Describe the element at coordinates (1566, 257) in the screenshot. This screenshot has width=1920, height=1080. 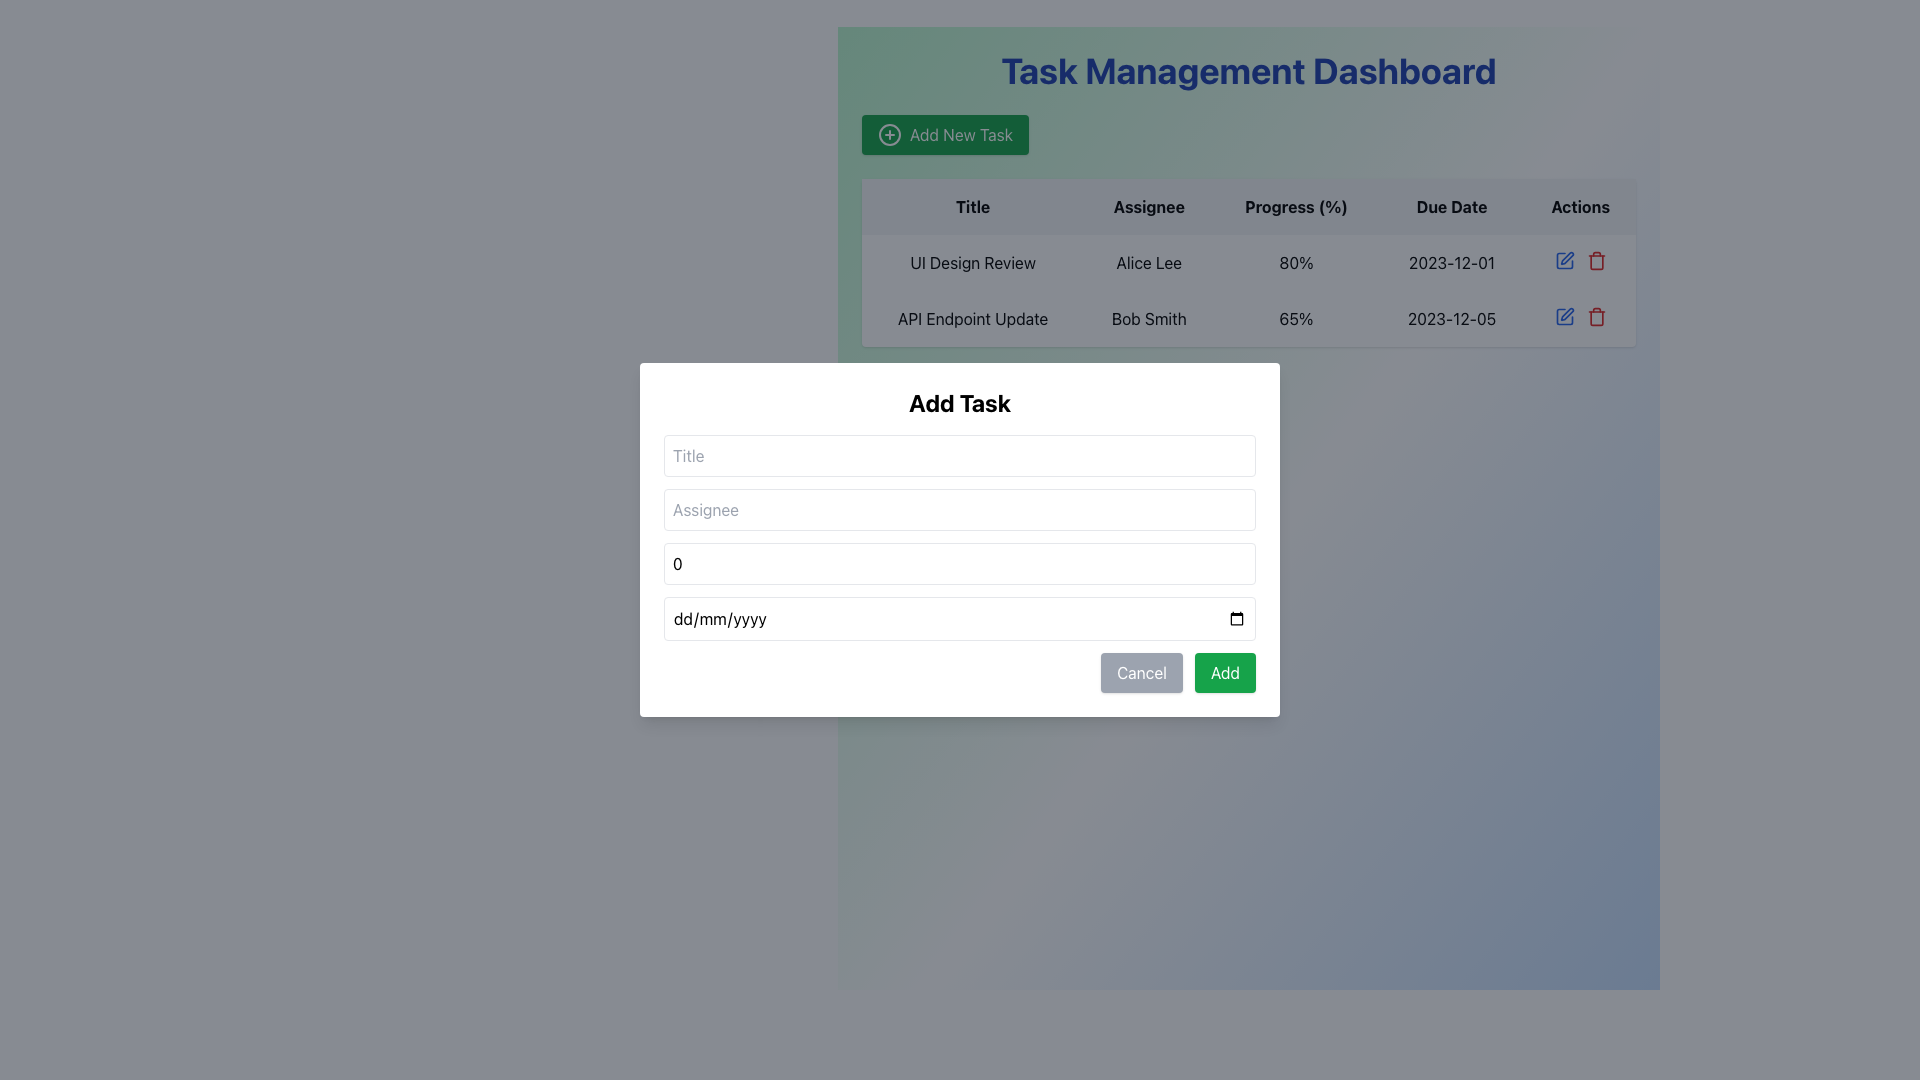
I see `the first icon button in the 'Actions' column of the second row of the table, which is used for editing the corresponding entry` at that location.